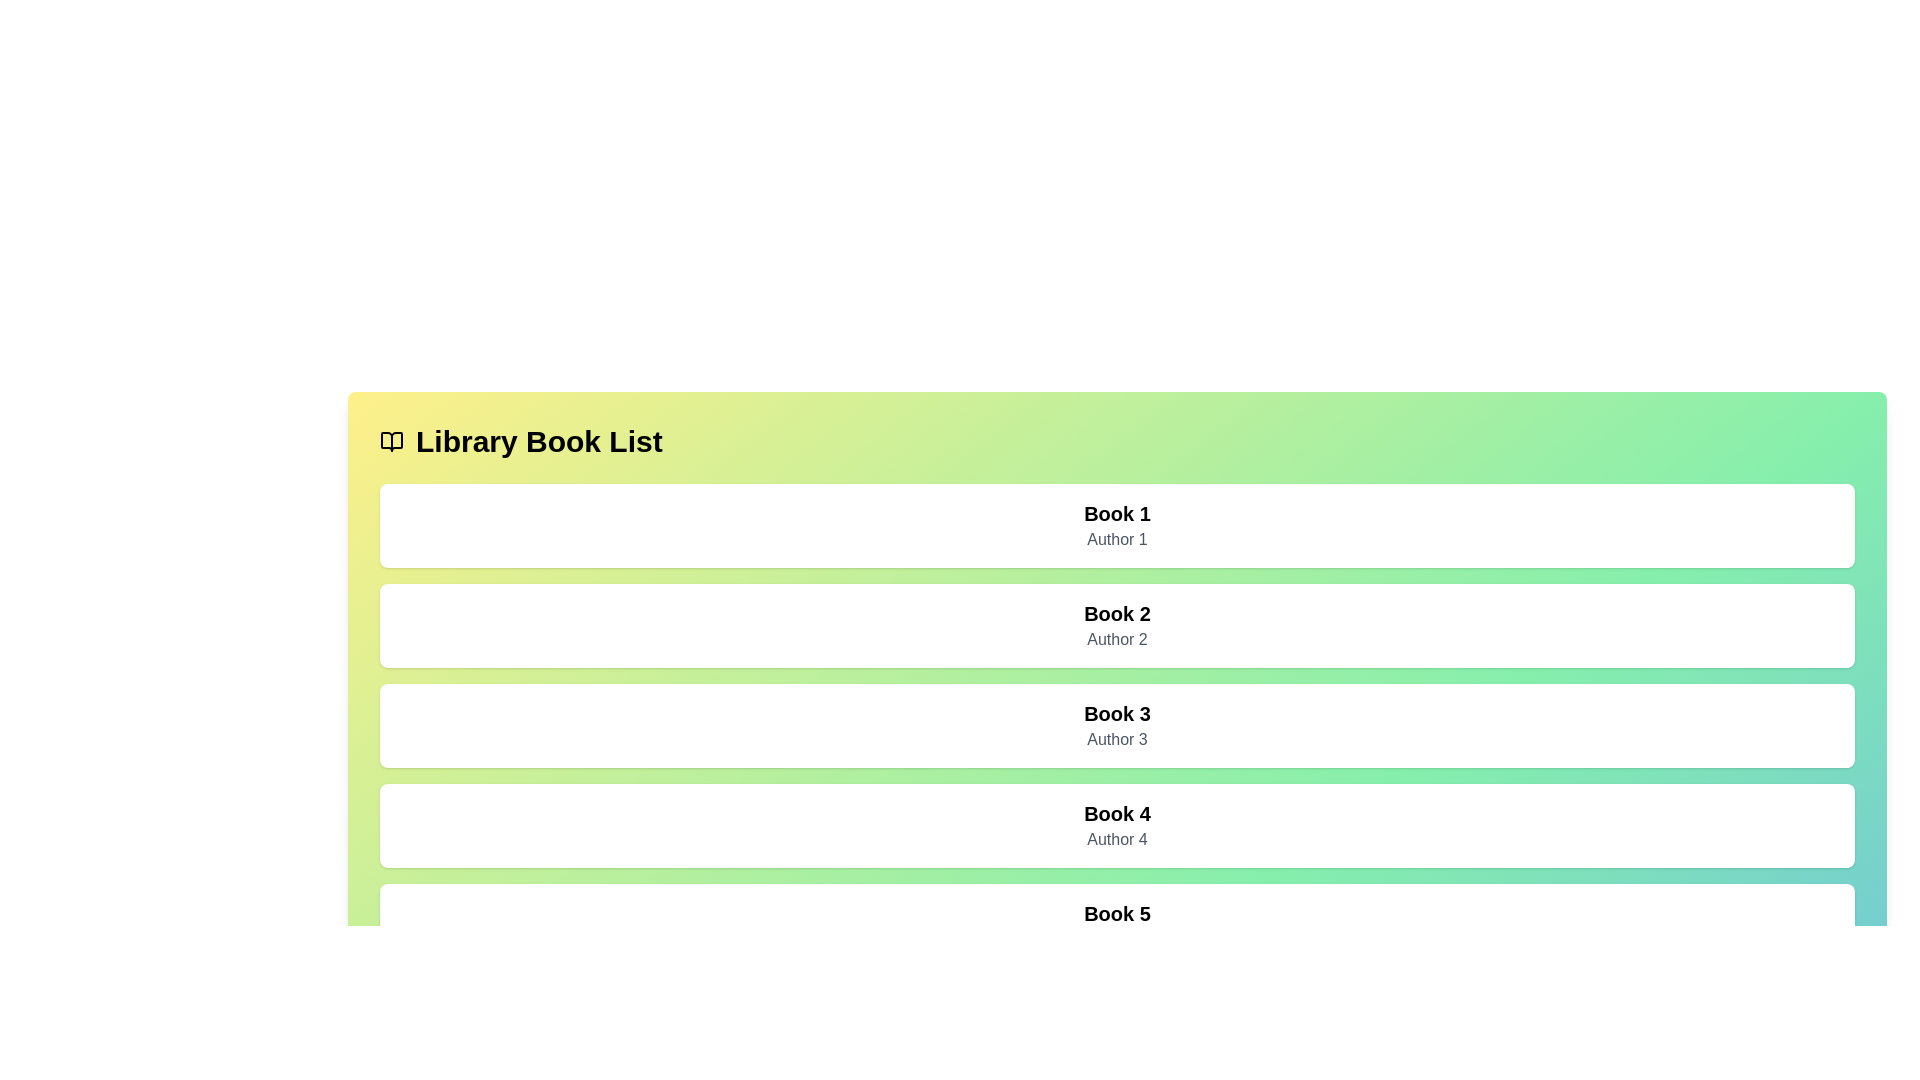  I want to click on the open book icon located at the top left of the interface, near the title 'Library Book List', so click(392, 441).